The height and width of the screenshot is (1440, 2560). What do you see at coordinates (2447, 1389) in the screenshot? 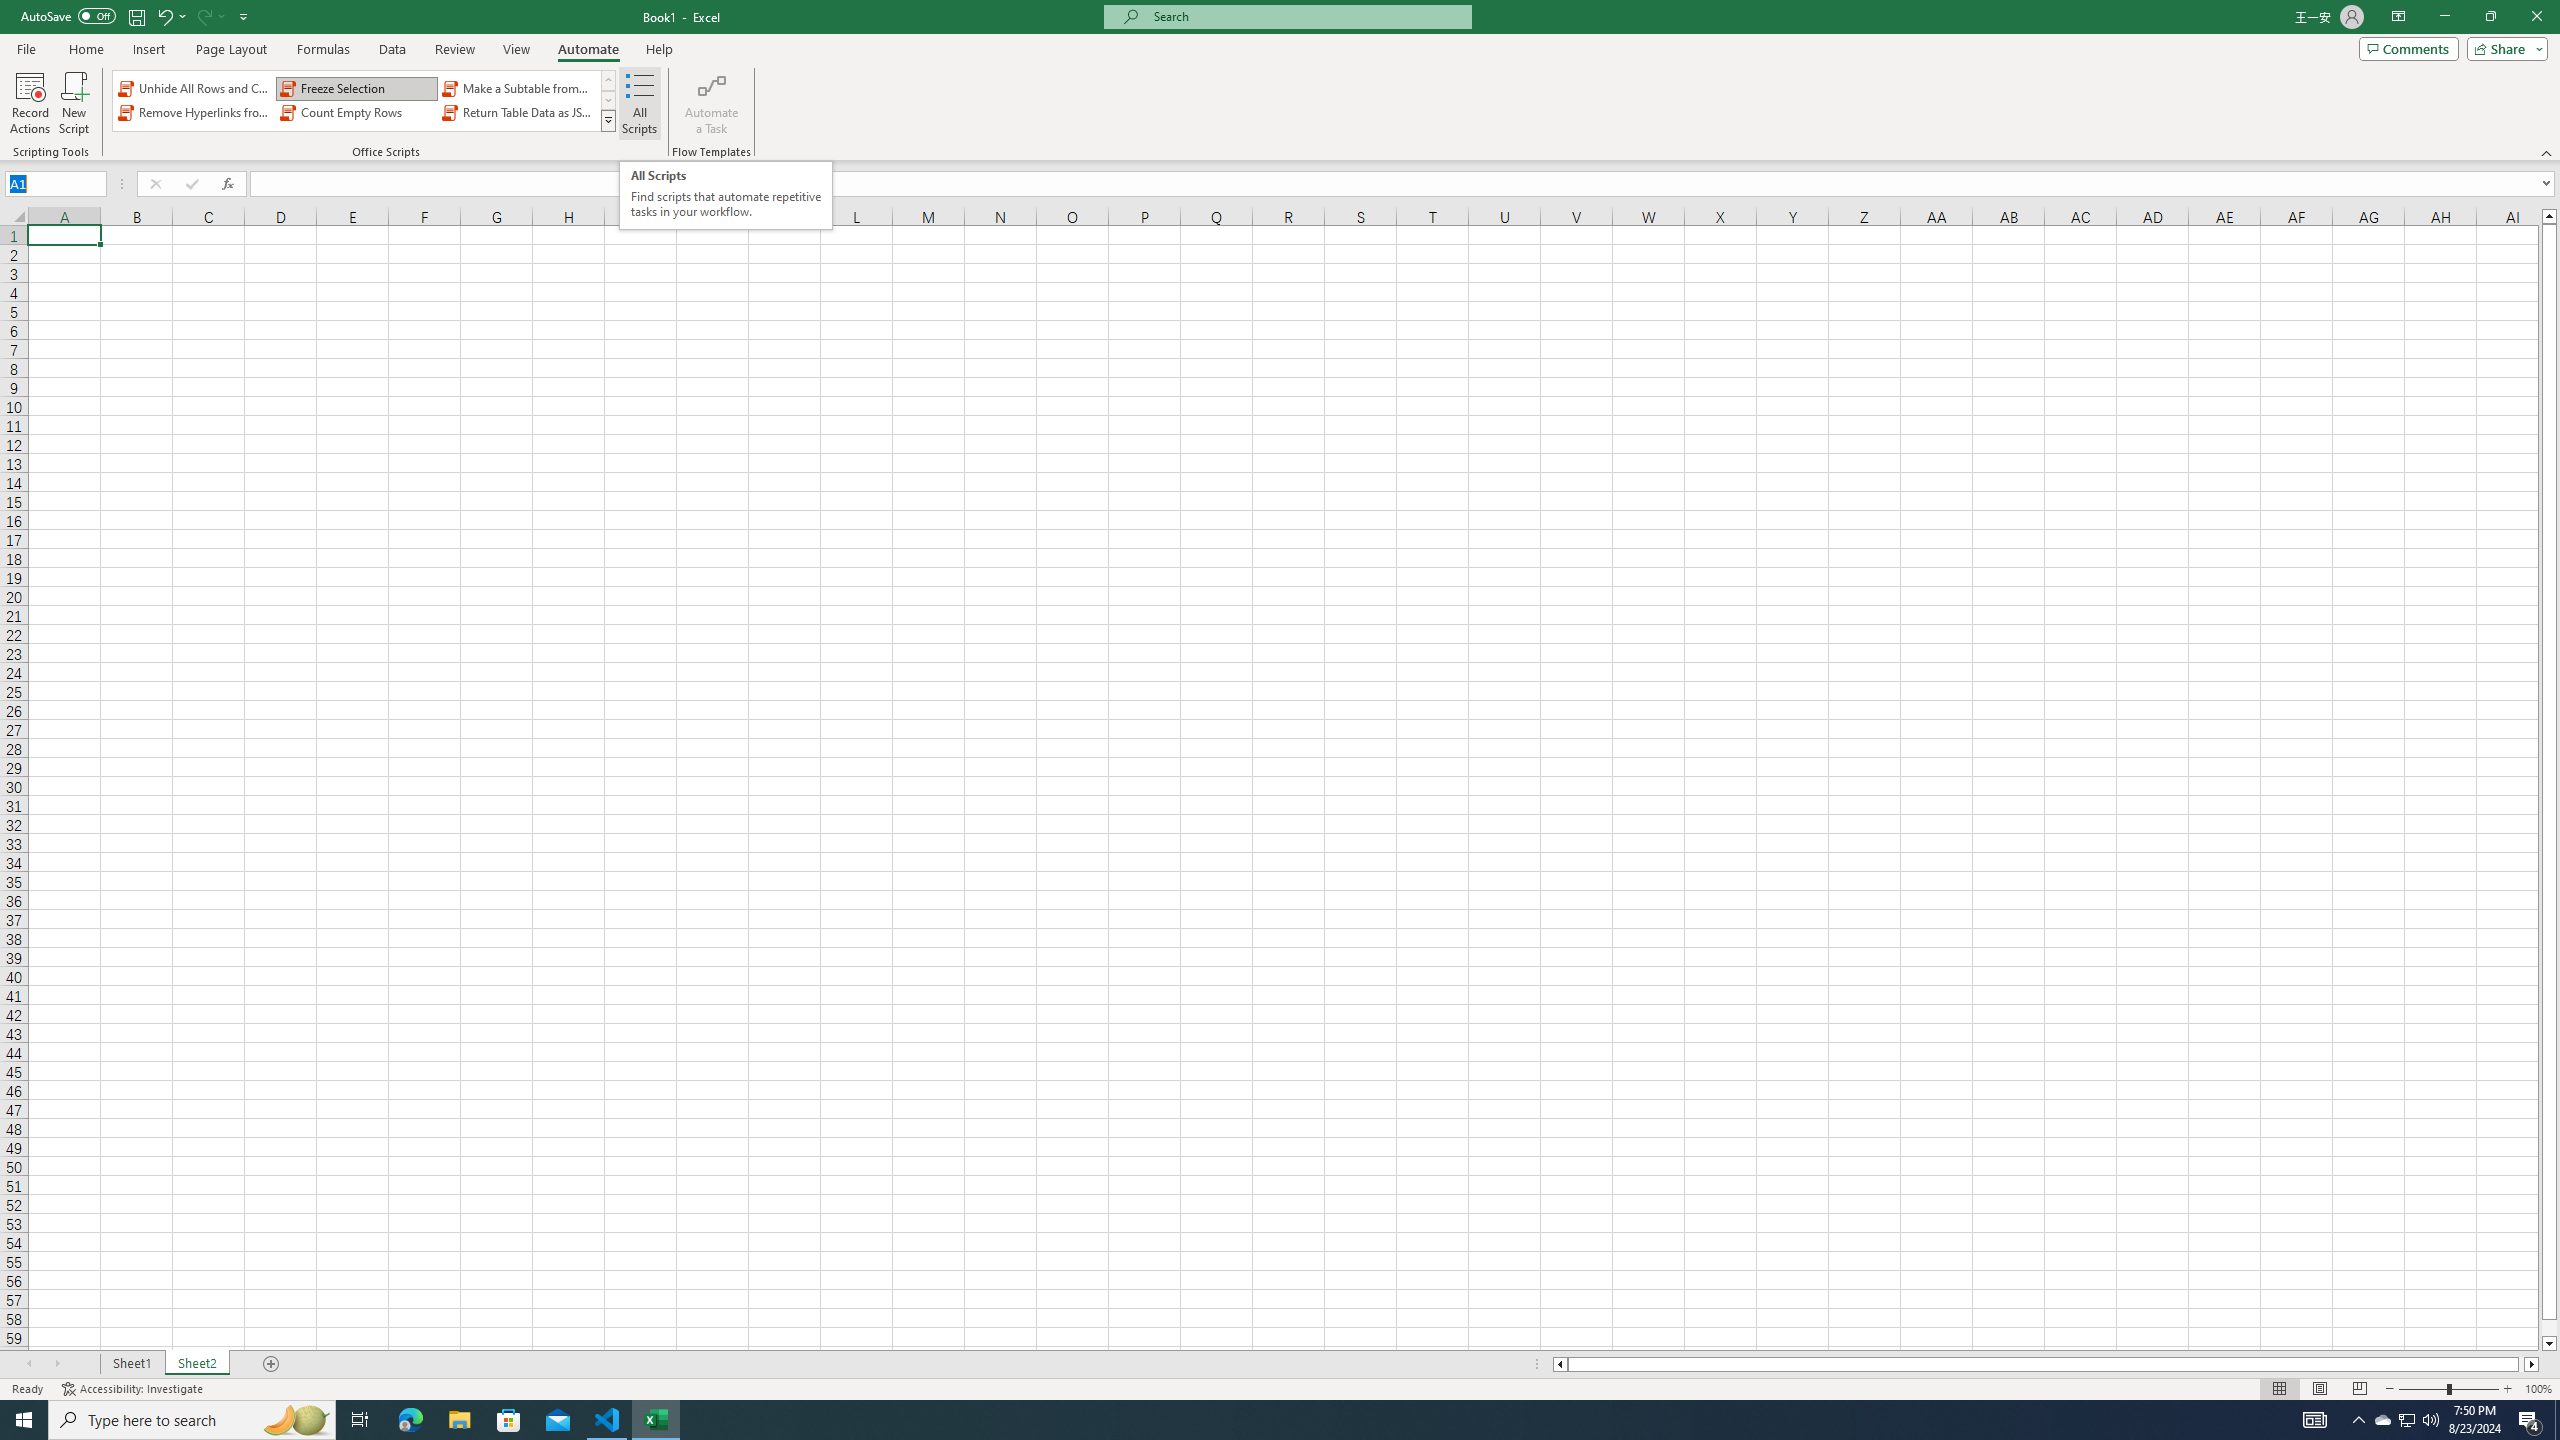
I see `'Zoom'` at bounding box center [2447, 1389].